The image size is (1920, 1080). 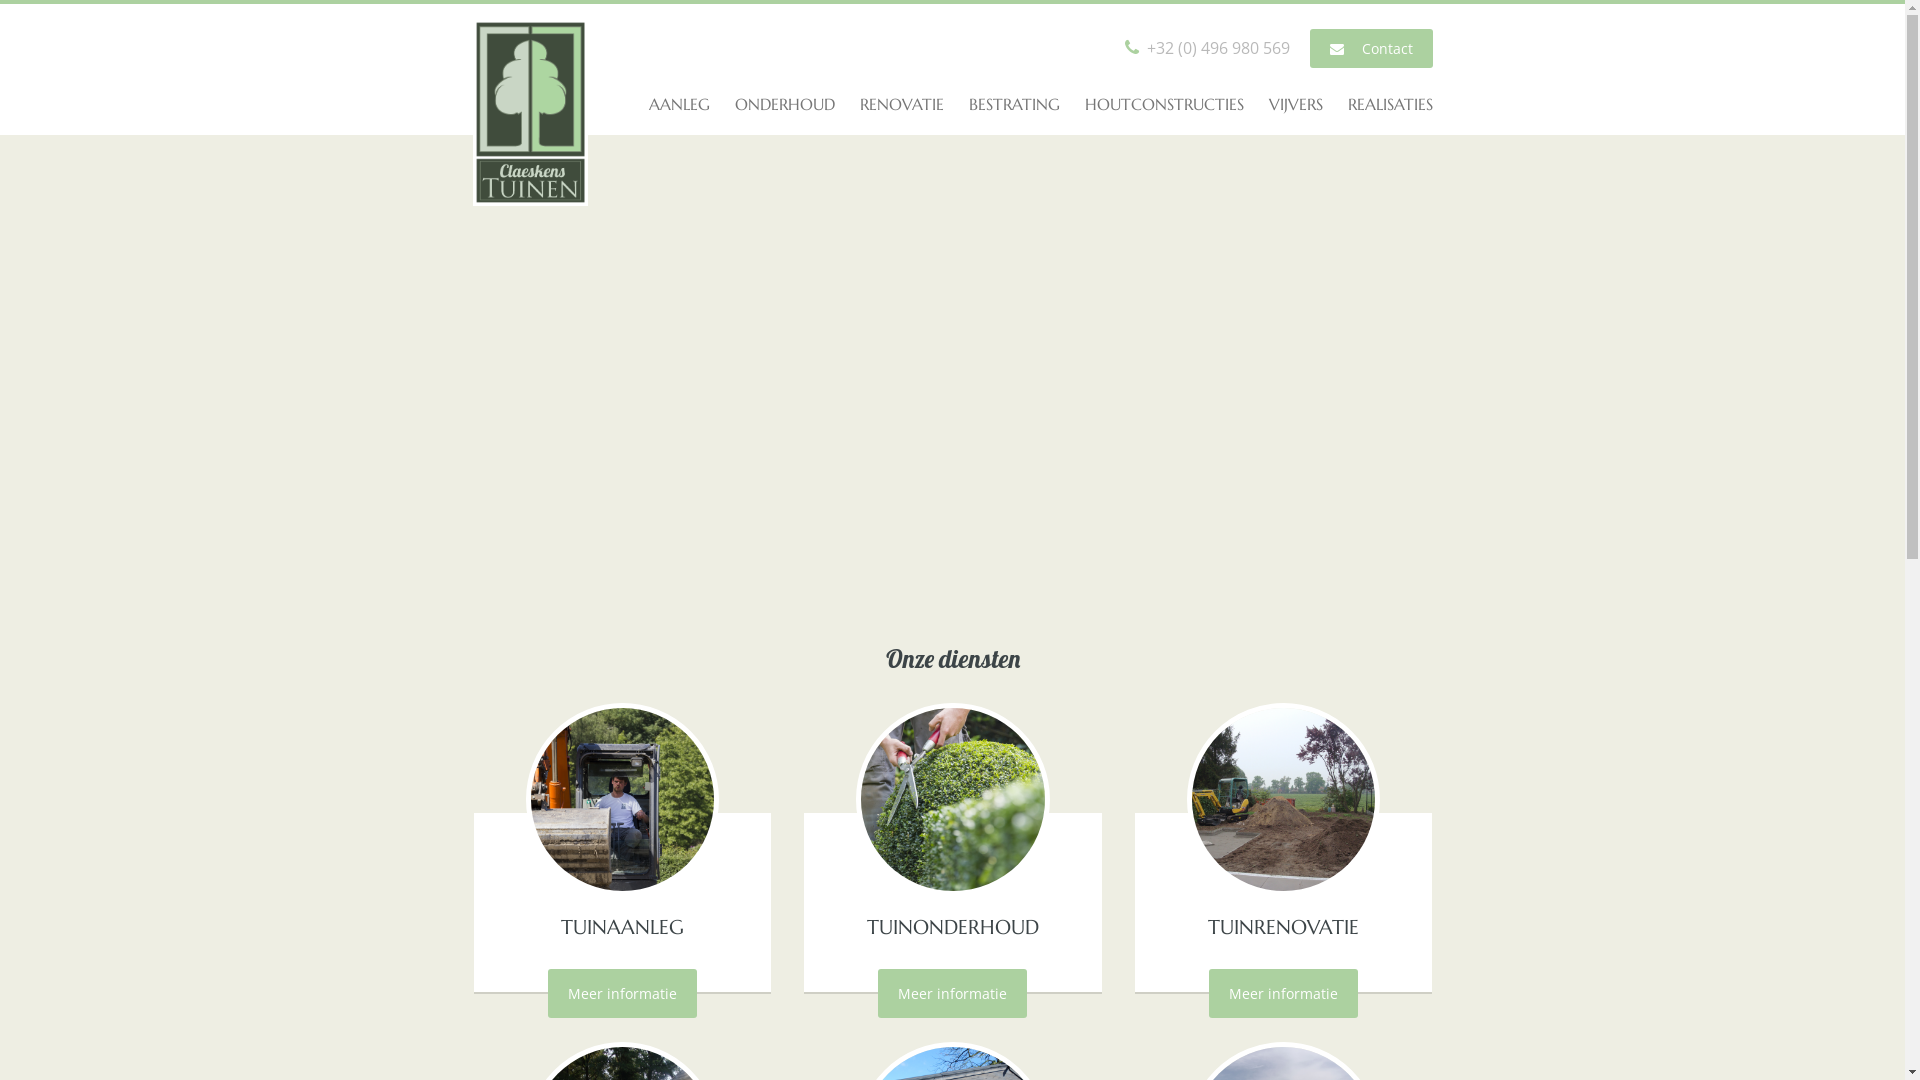 I want to click on '  Contact', so click(x=1370, y=47).